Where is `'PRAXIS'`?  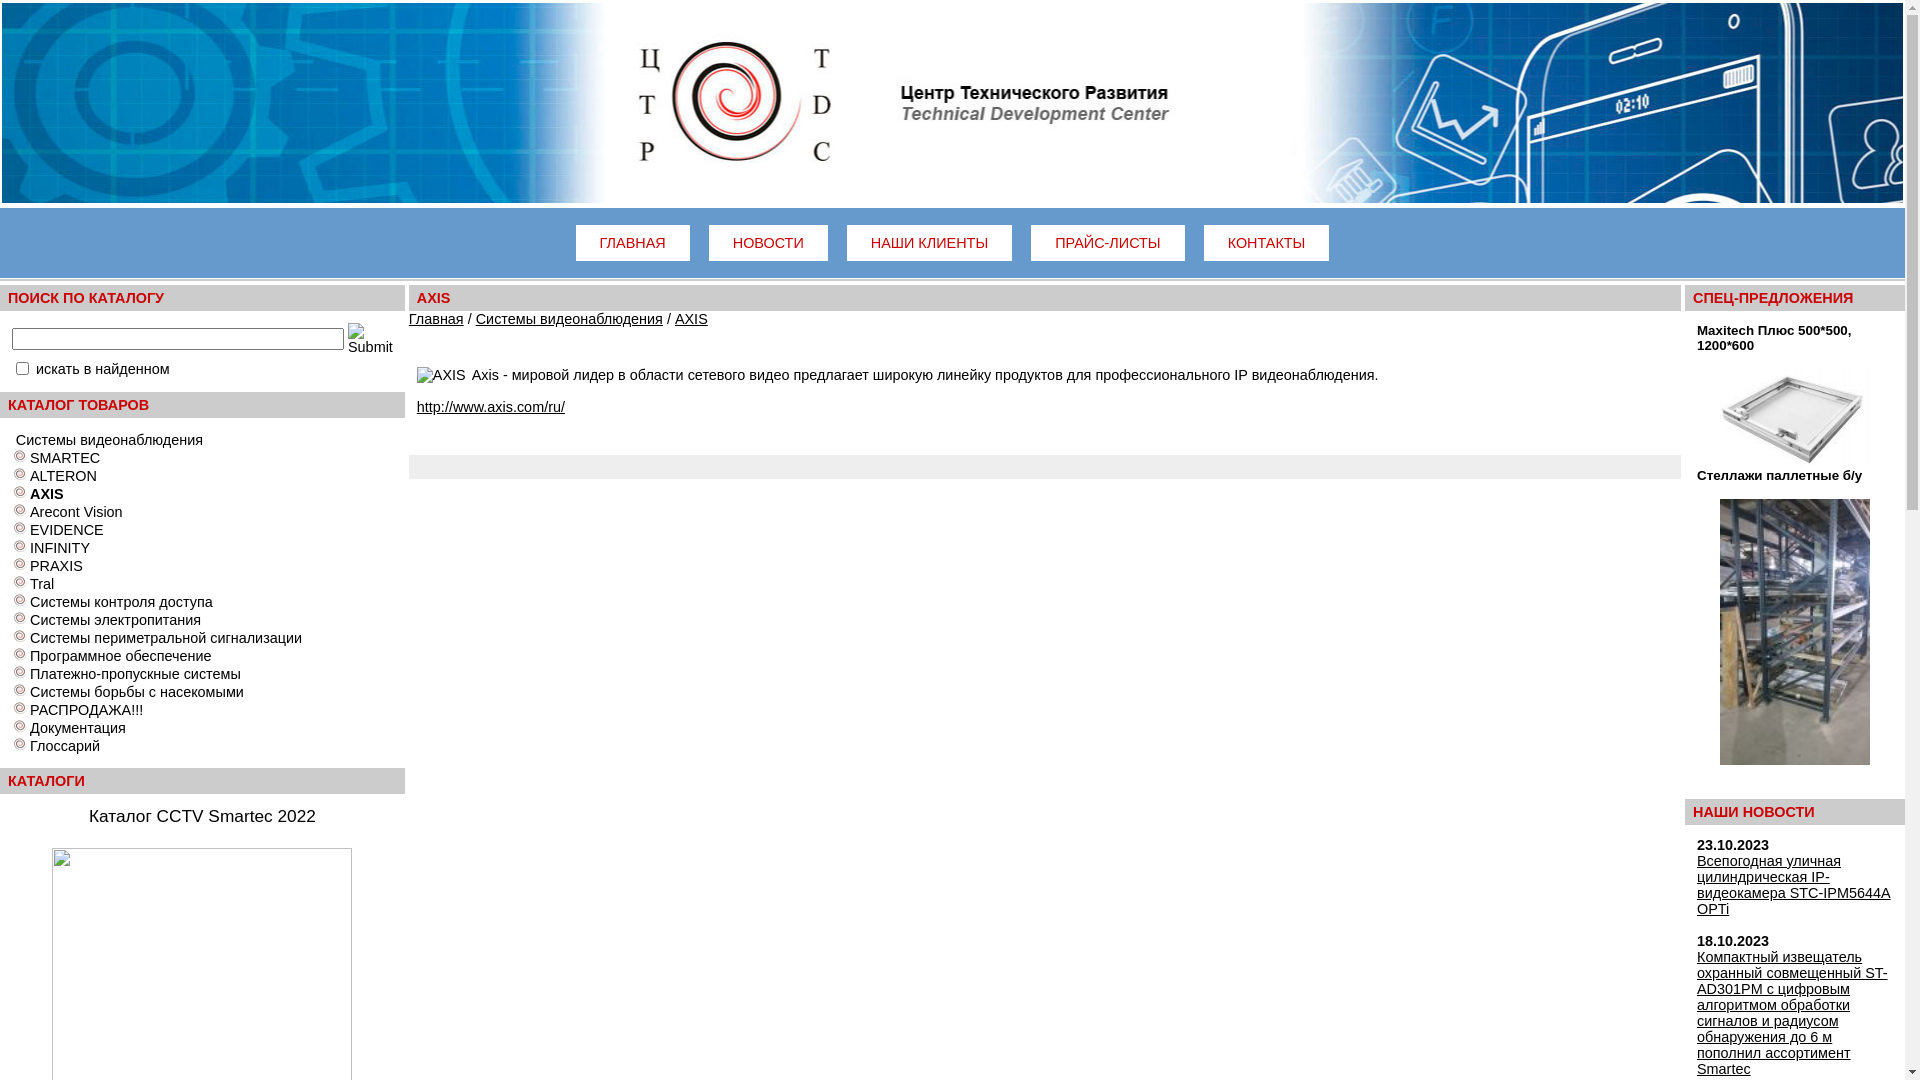 'PRAXIS' is located at coordinates (56, 566).